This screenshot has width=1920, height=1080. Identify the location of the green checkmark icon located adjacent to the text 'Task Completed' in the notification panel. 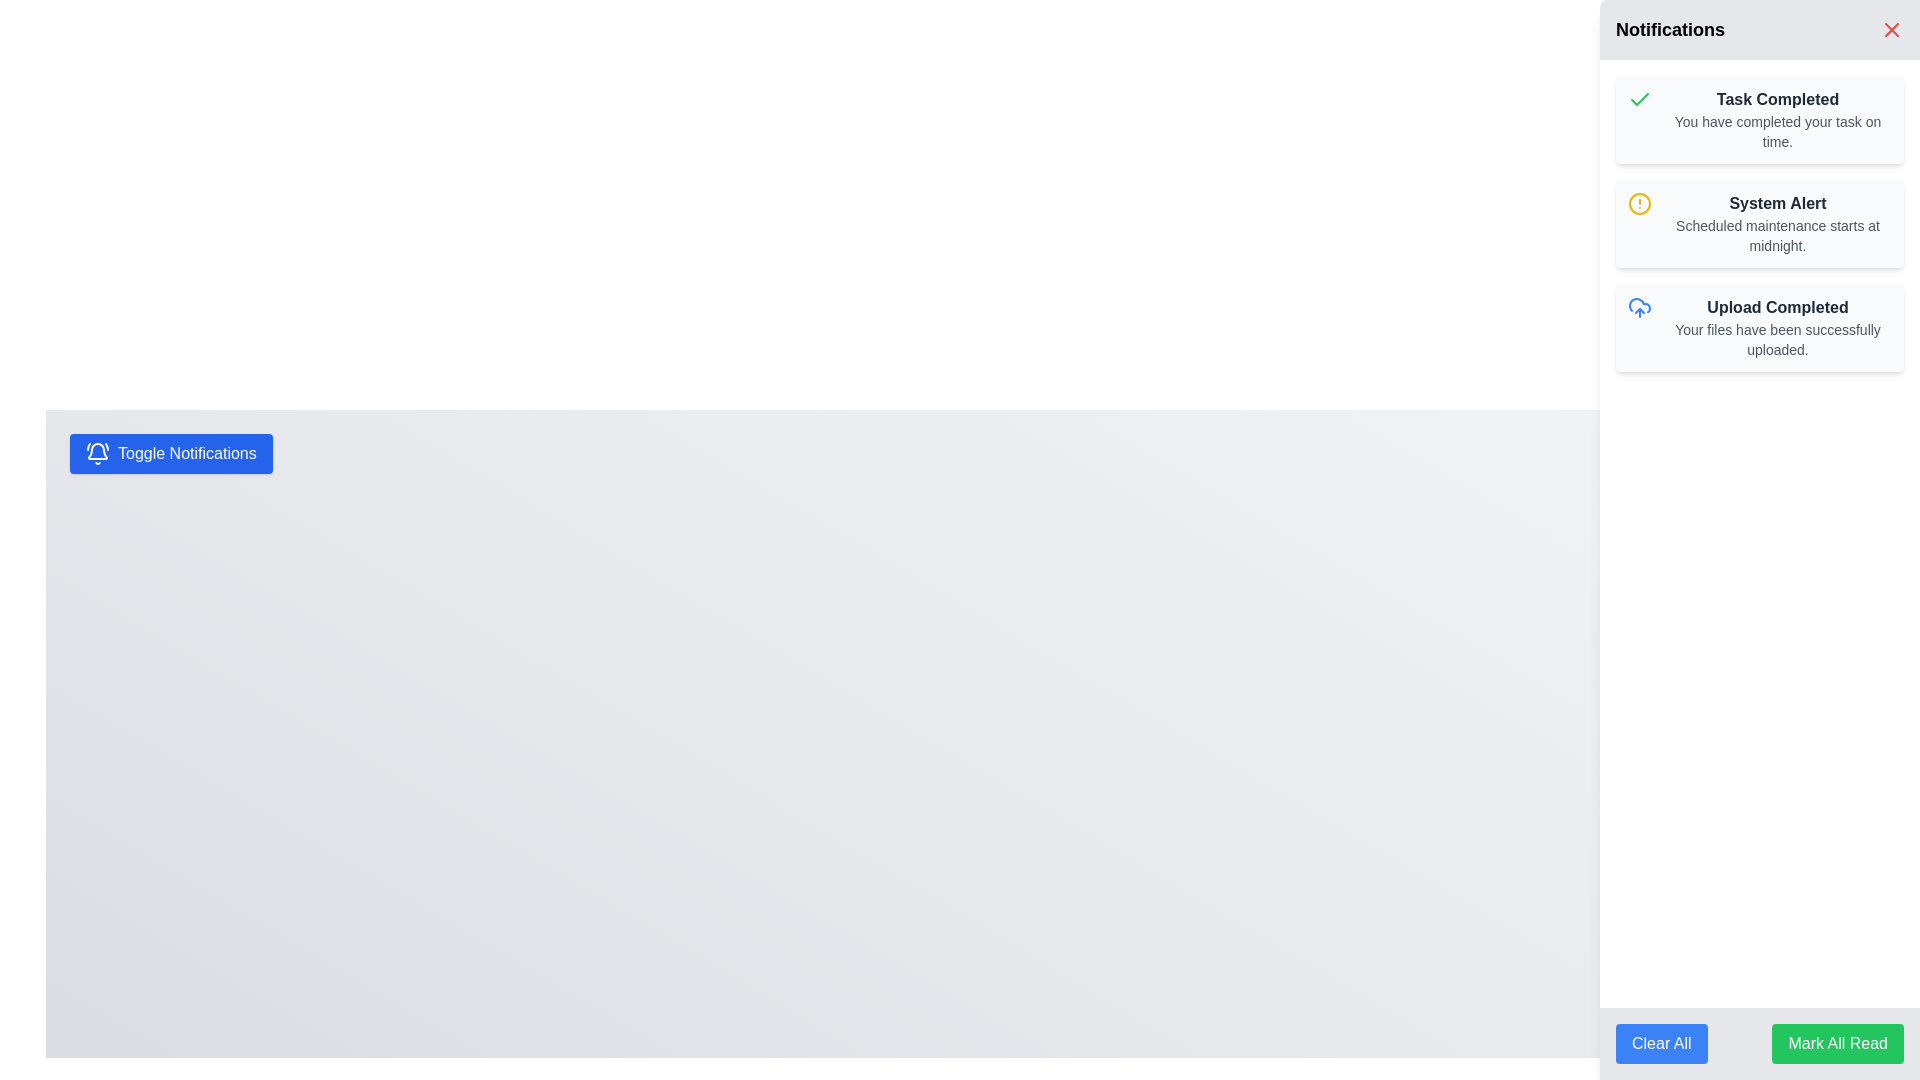
(1640, 99).